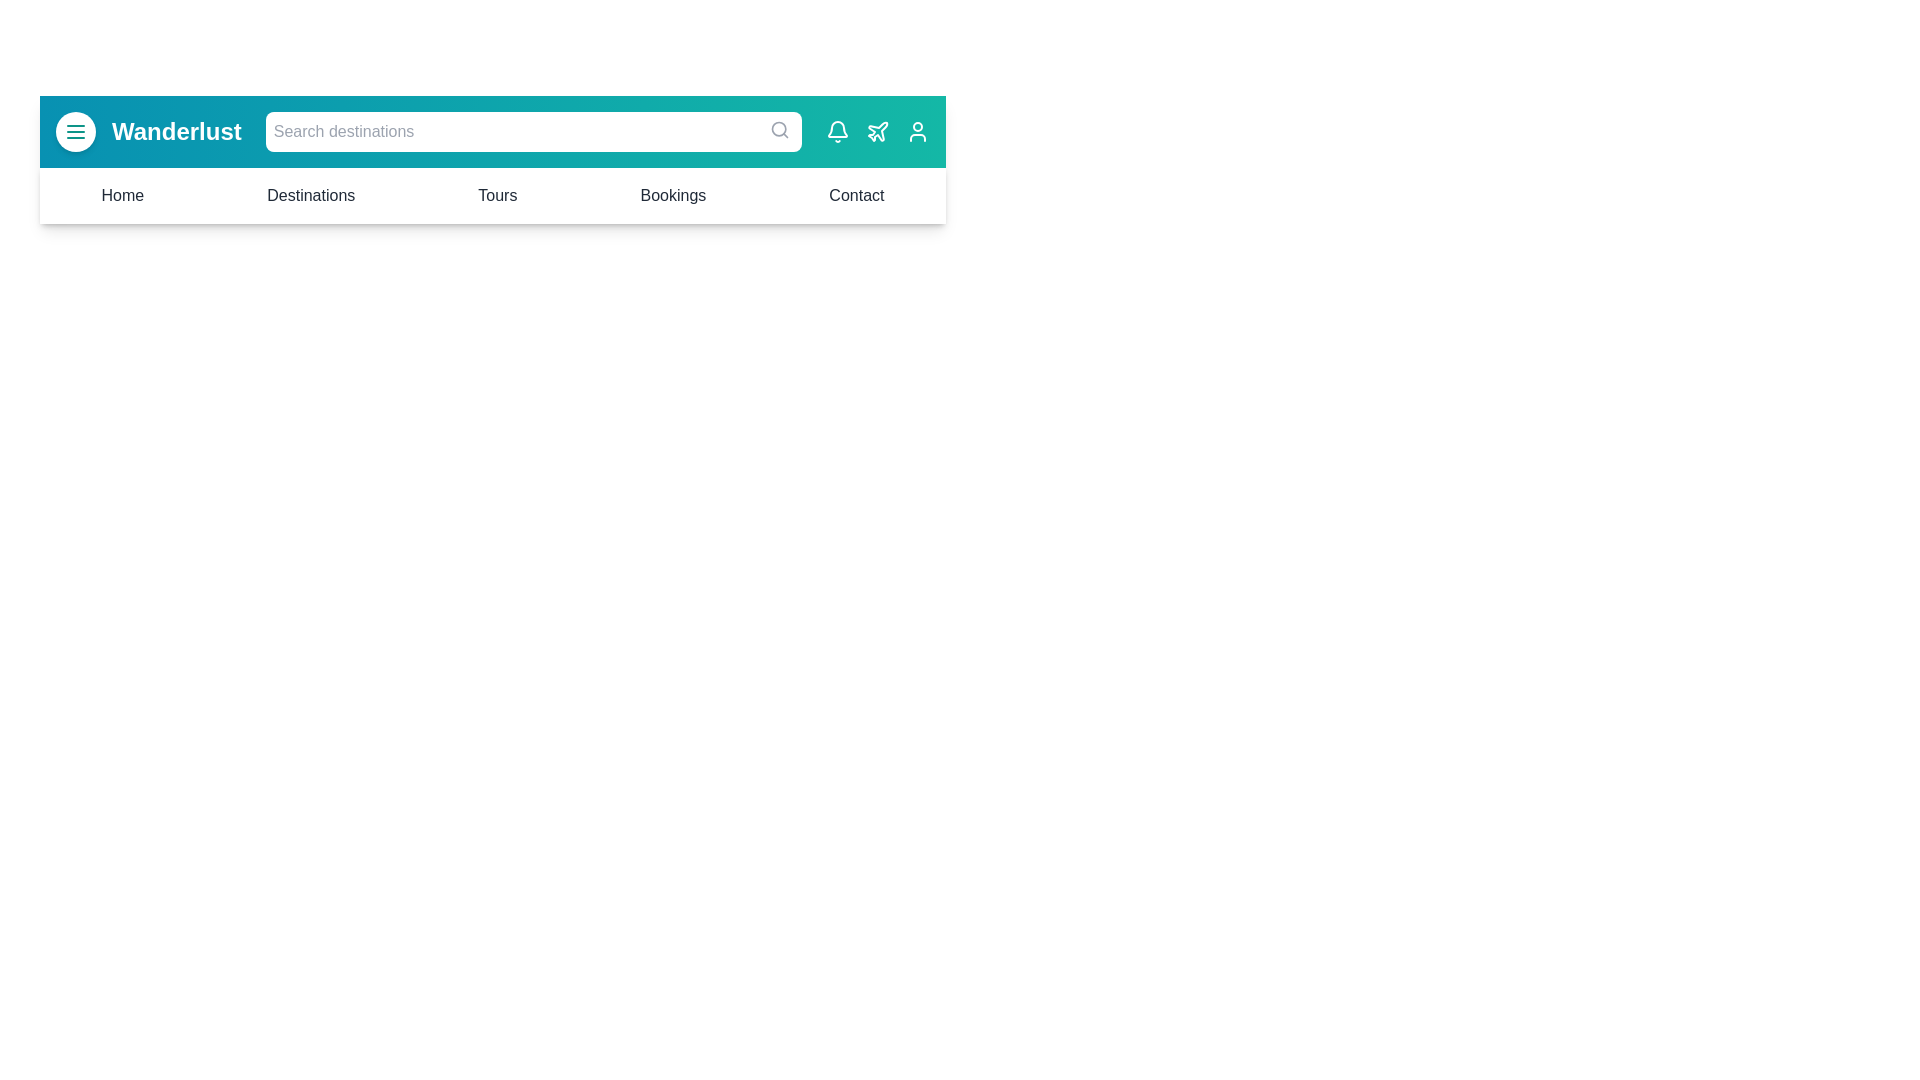  Describe the element at coordinates (121, 196) in the screenshot. I see `the menu item Home to navigate to the corresponding section` at that location.